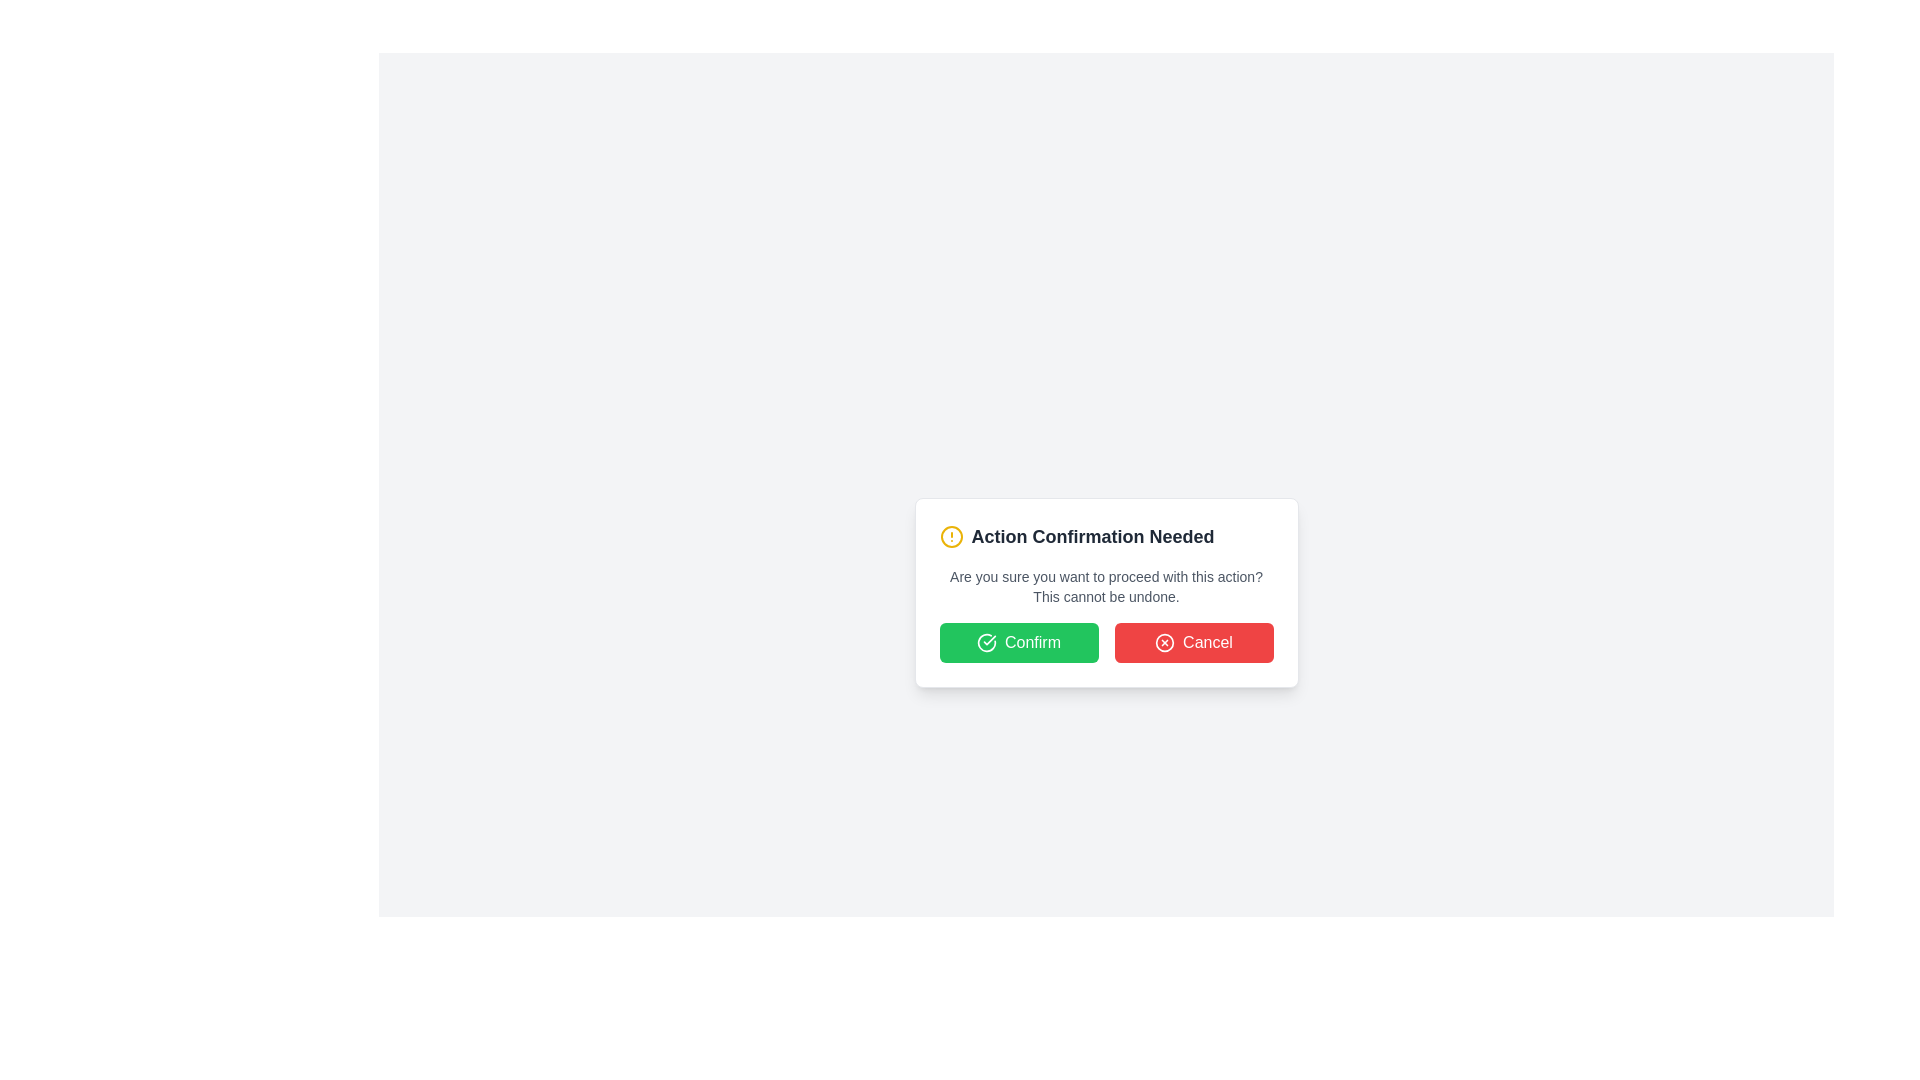 The width and height of the screenshot is (1920, 1080). What do you see at coordinates (1092, 535) in the screenshot?
I see `text label that serves as a heading for the dialog box, indicating that further confirmation is required for an action` at bounding box center [1092, 535].